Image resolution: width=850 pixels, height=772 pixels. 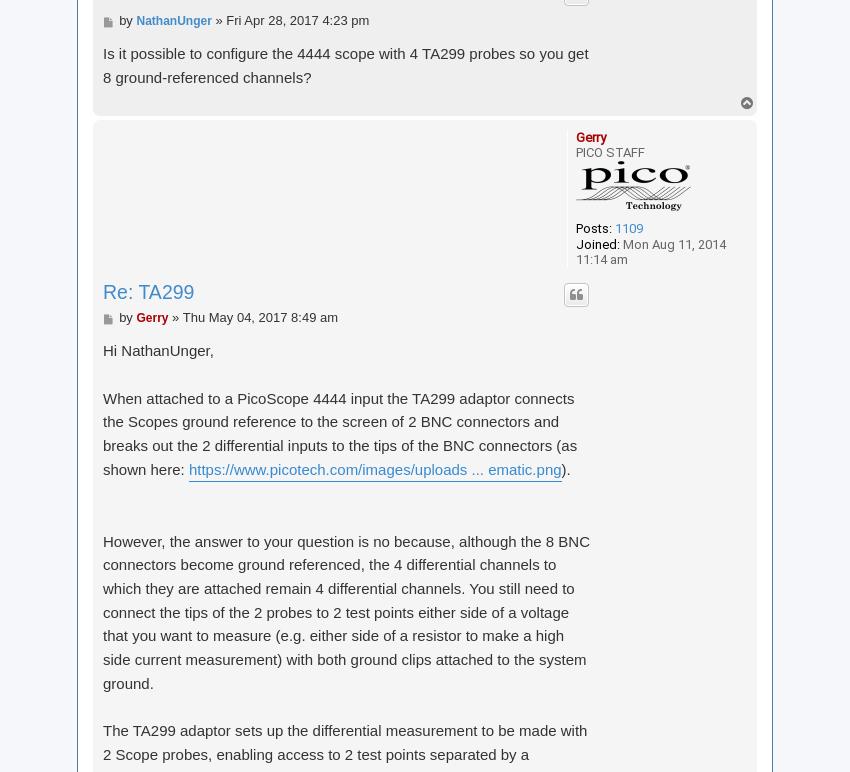 What do you see at coordinates (259, 315) in the screenshot?
I see `'Thu May 04, 2017 8:49 am'` at bounding box center [259, 315].